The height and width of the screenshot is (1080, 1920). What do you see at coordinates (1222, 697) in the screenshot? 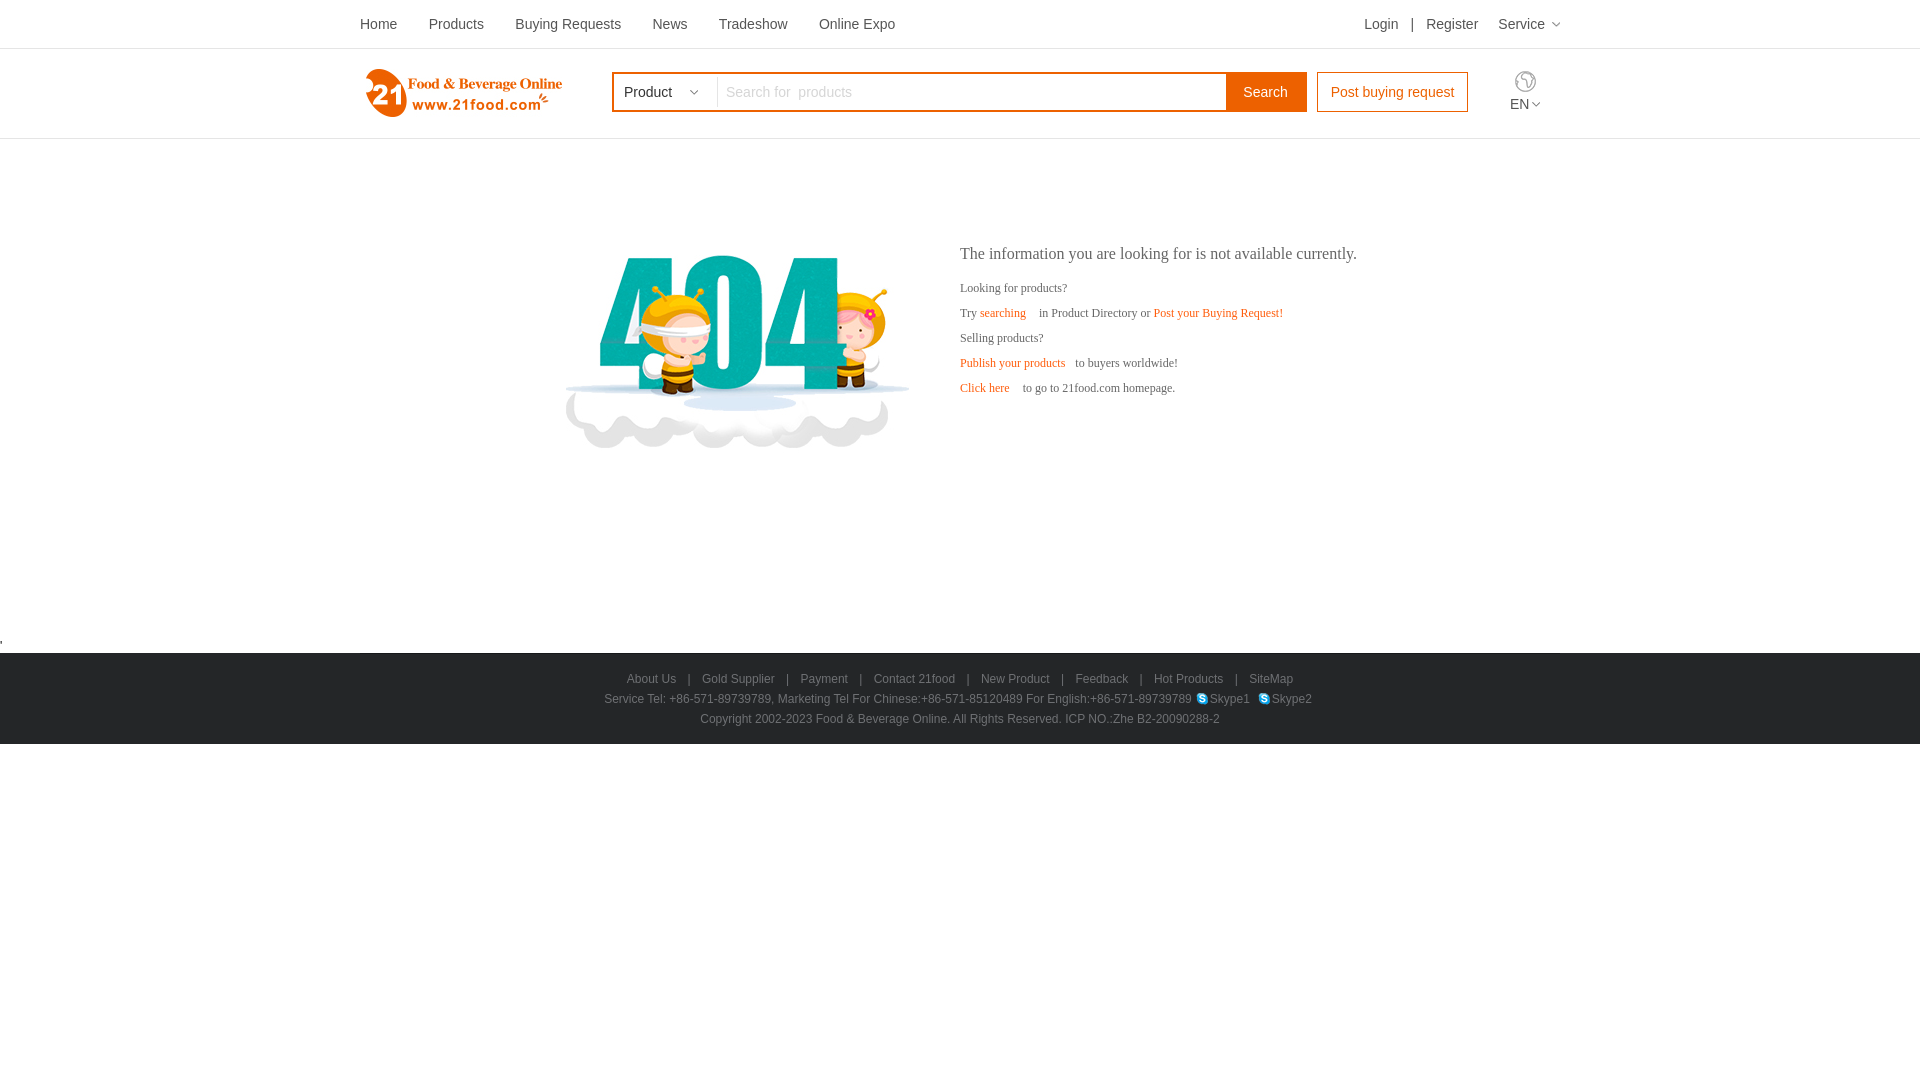
I see `'Skype1'` at bounding box center [1222, 697].